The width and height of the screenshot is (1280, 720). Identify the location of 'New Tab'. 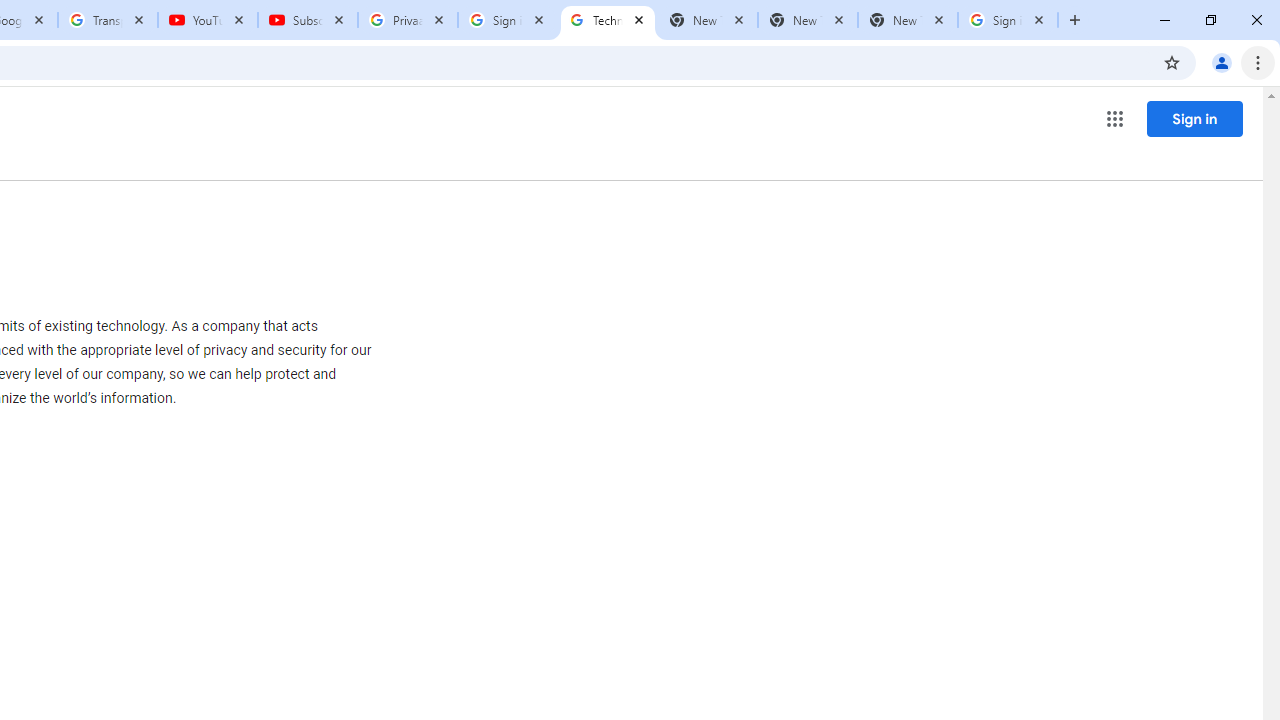
(906, 20).